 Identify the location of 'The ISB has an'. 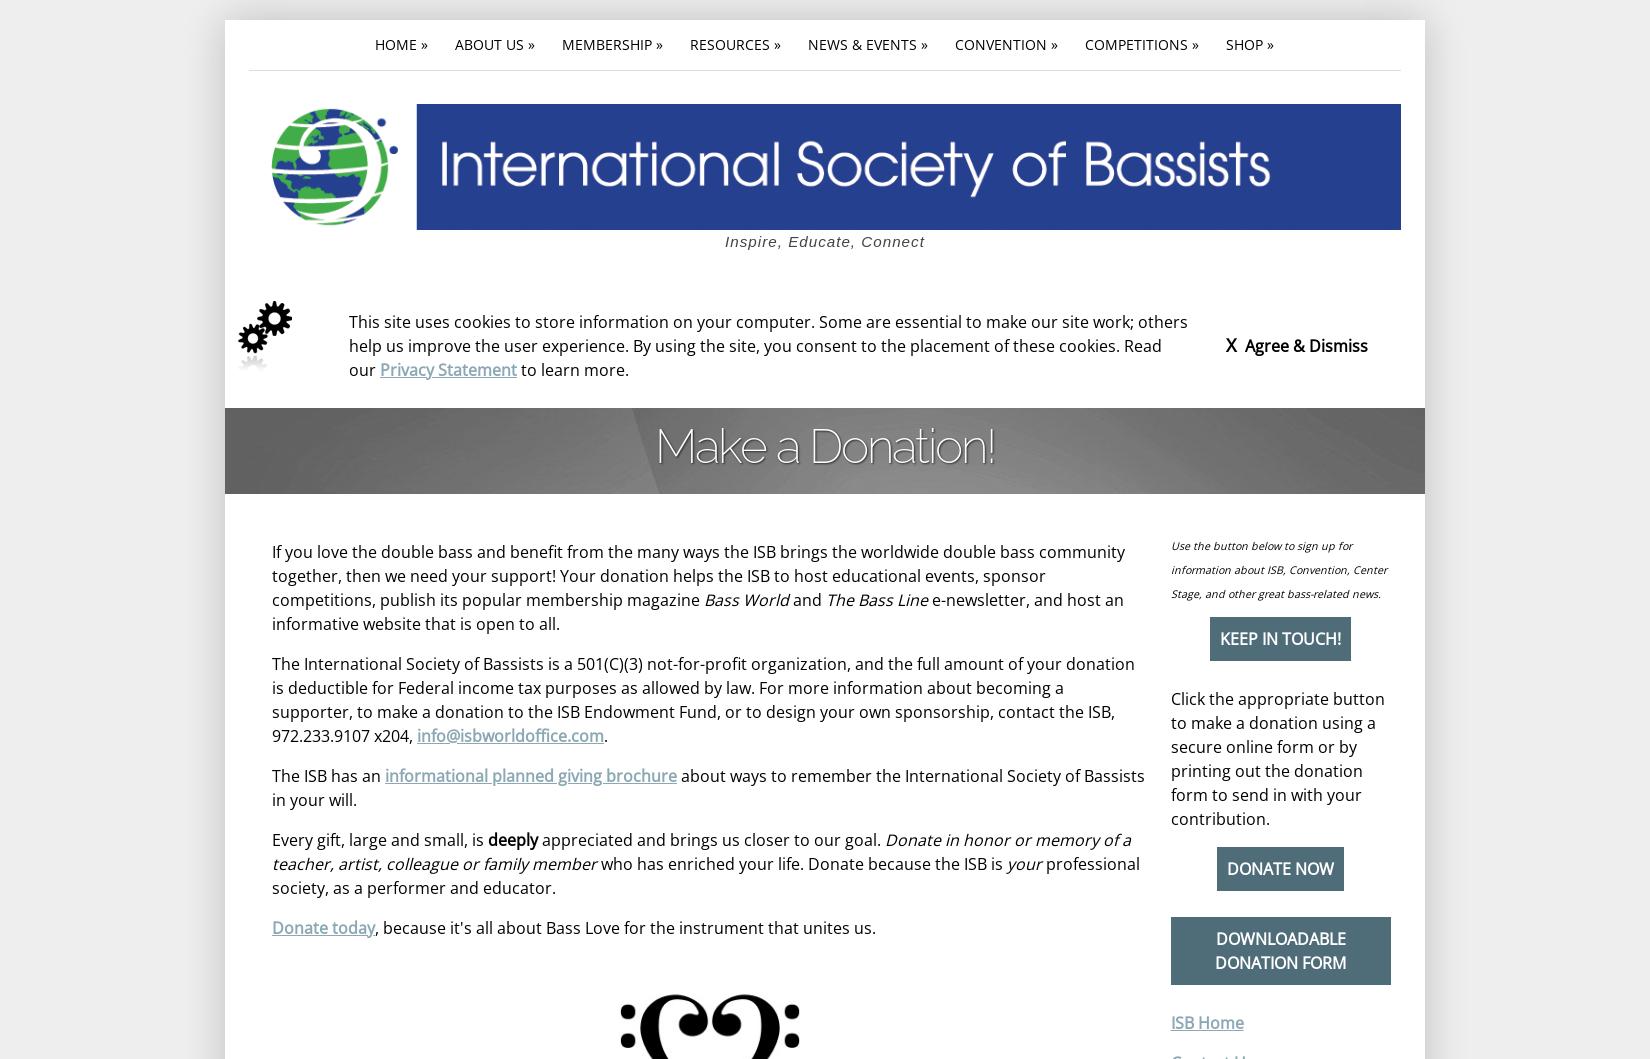
(328, 773).